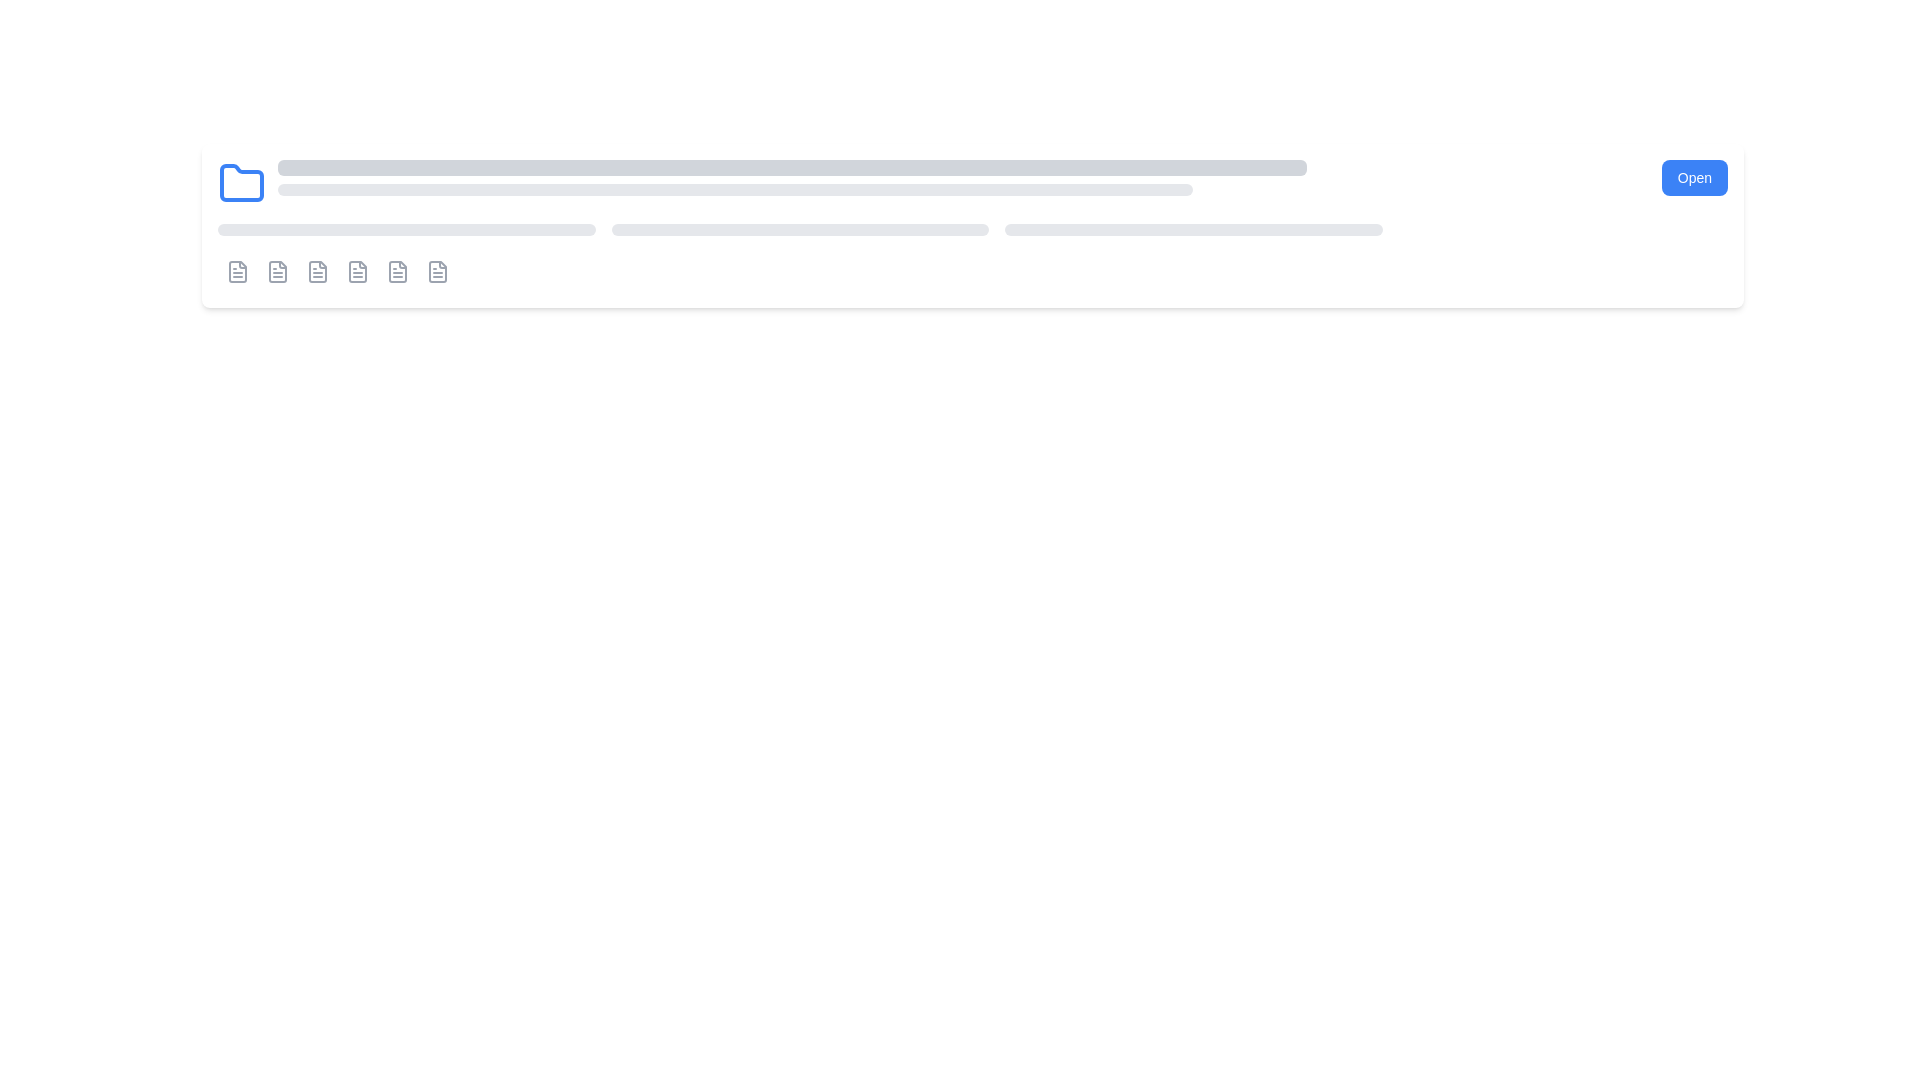 This screenshot has width=1920, height=1080. What do you see at coordinates (240, 182) in the screenshot?
I see `the blue folder icon with a rectangular shape and a tab-like protrusion, located in the first row of icons on the left side of the layout` at bounding box center [240, 182].